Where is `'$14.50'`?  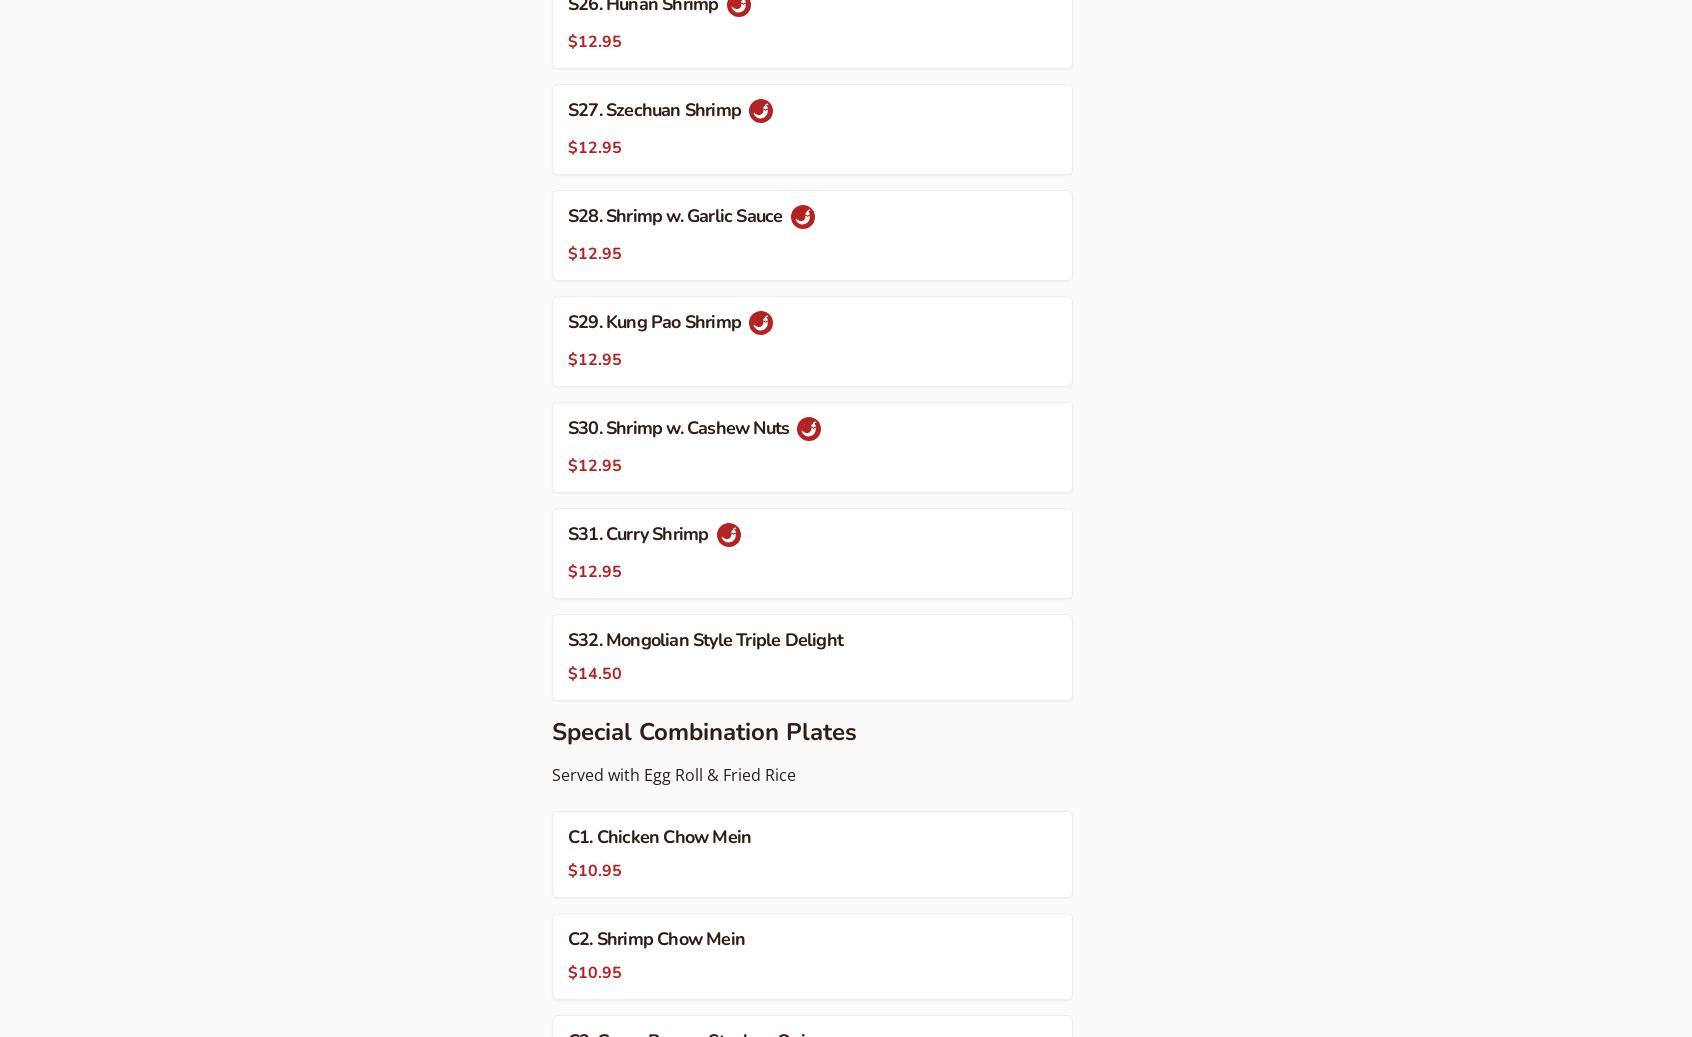
'$14.50' is located at coordinates (594, 673).